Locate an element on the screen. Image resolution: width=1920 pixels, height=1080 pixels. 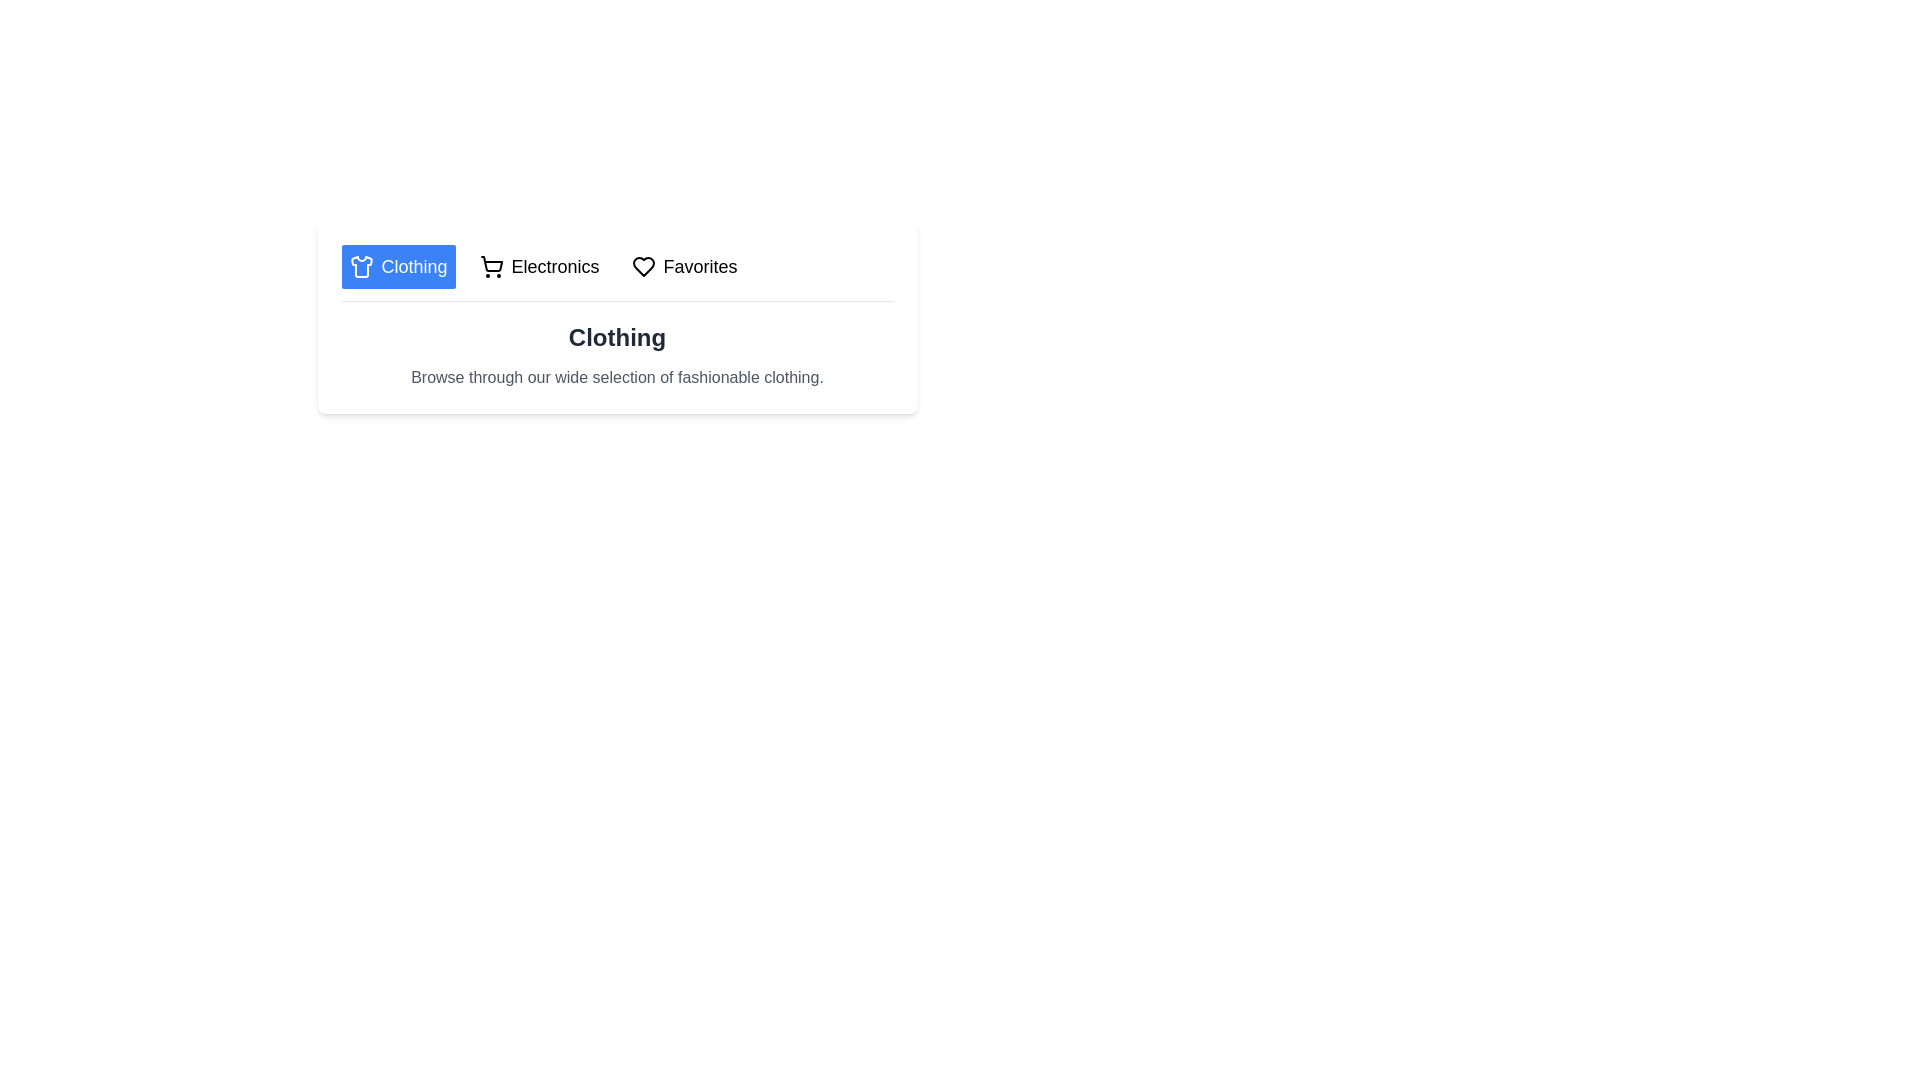
the tab labeled Electronics to display more options is located at coordinates (539, 265).